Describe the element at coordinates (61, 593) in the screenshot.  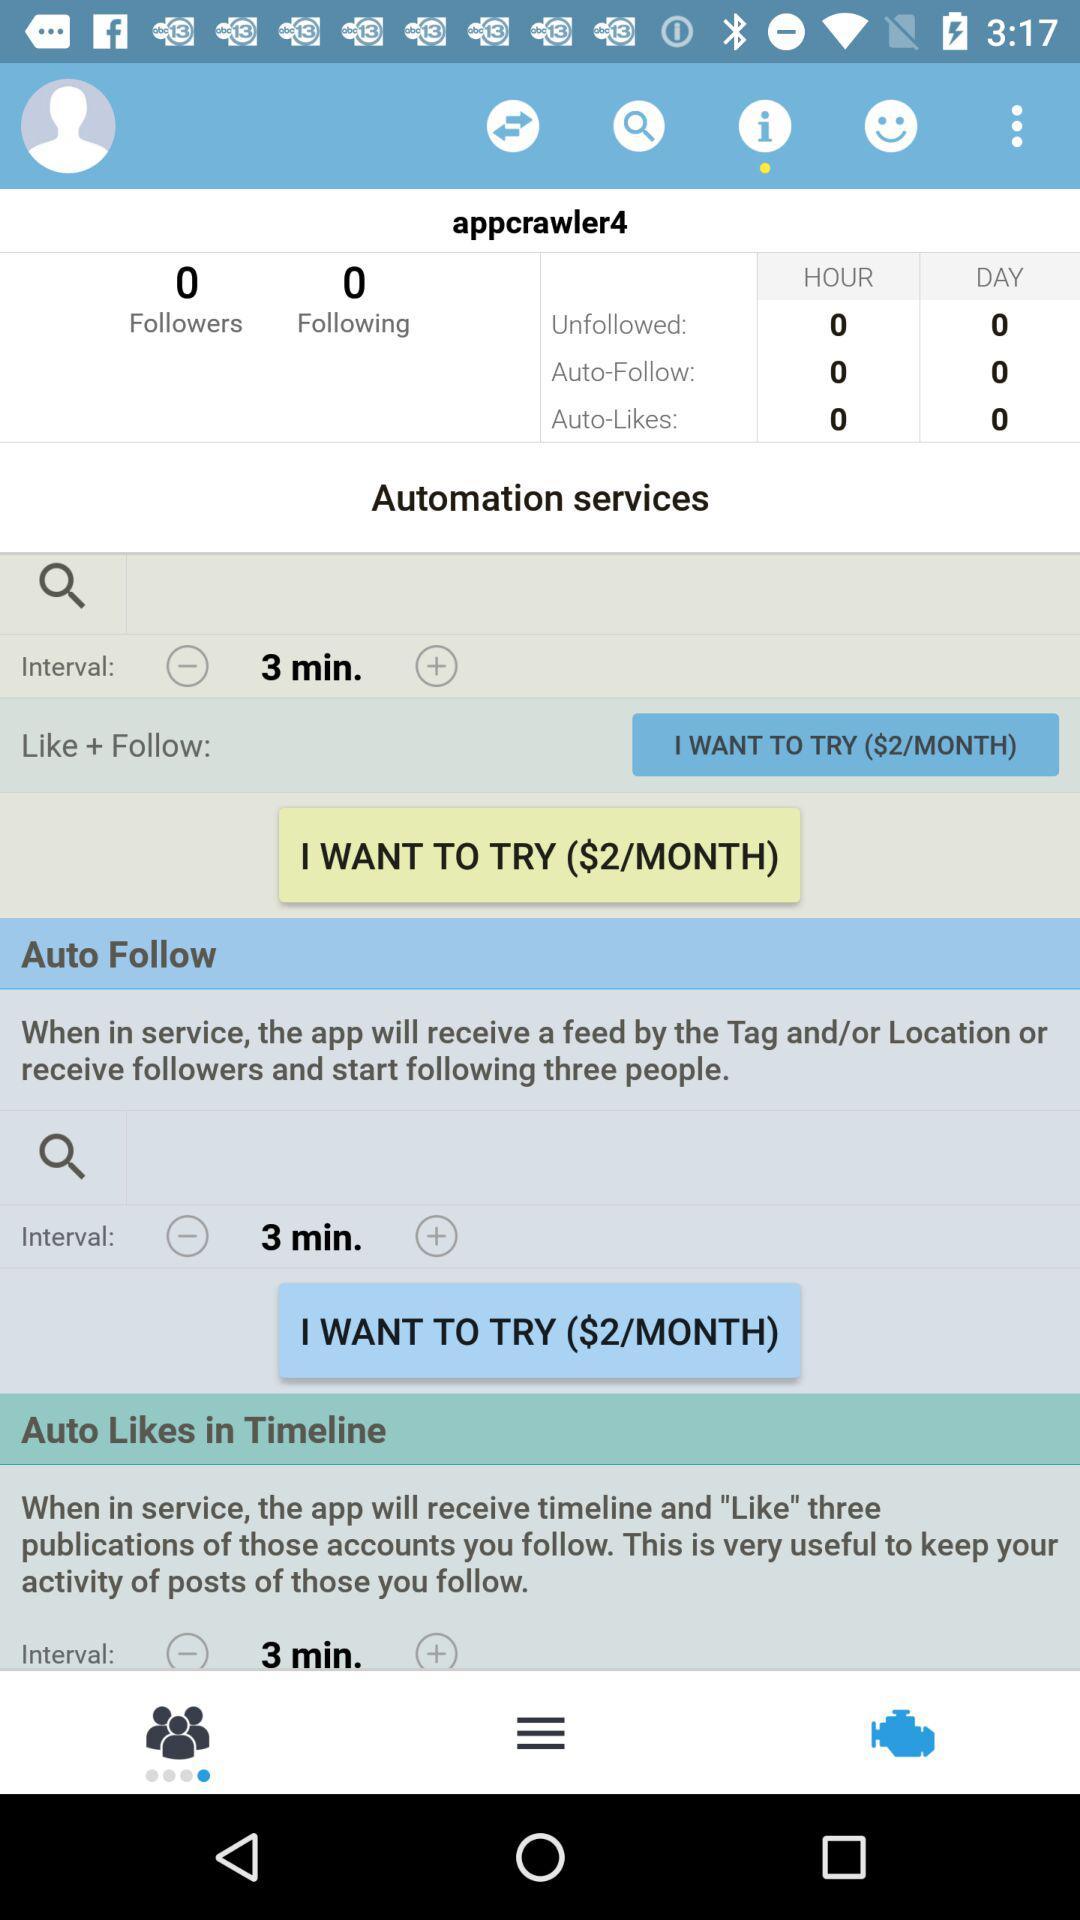
I see `search icon` at that location.